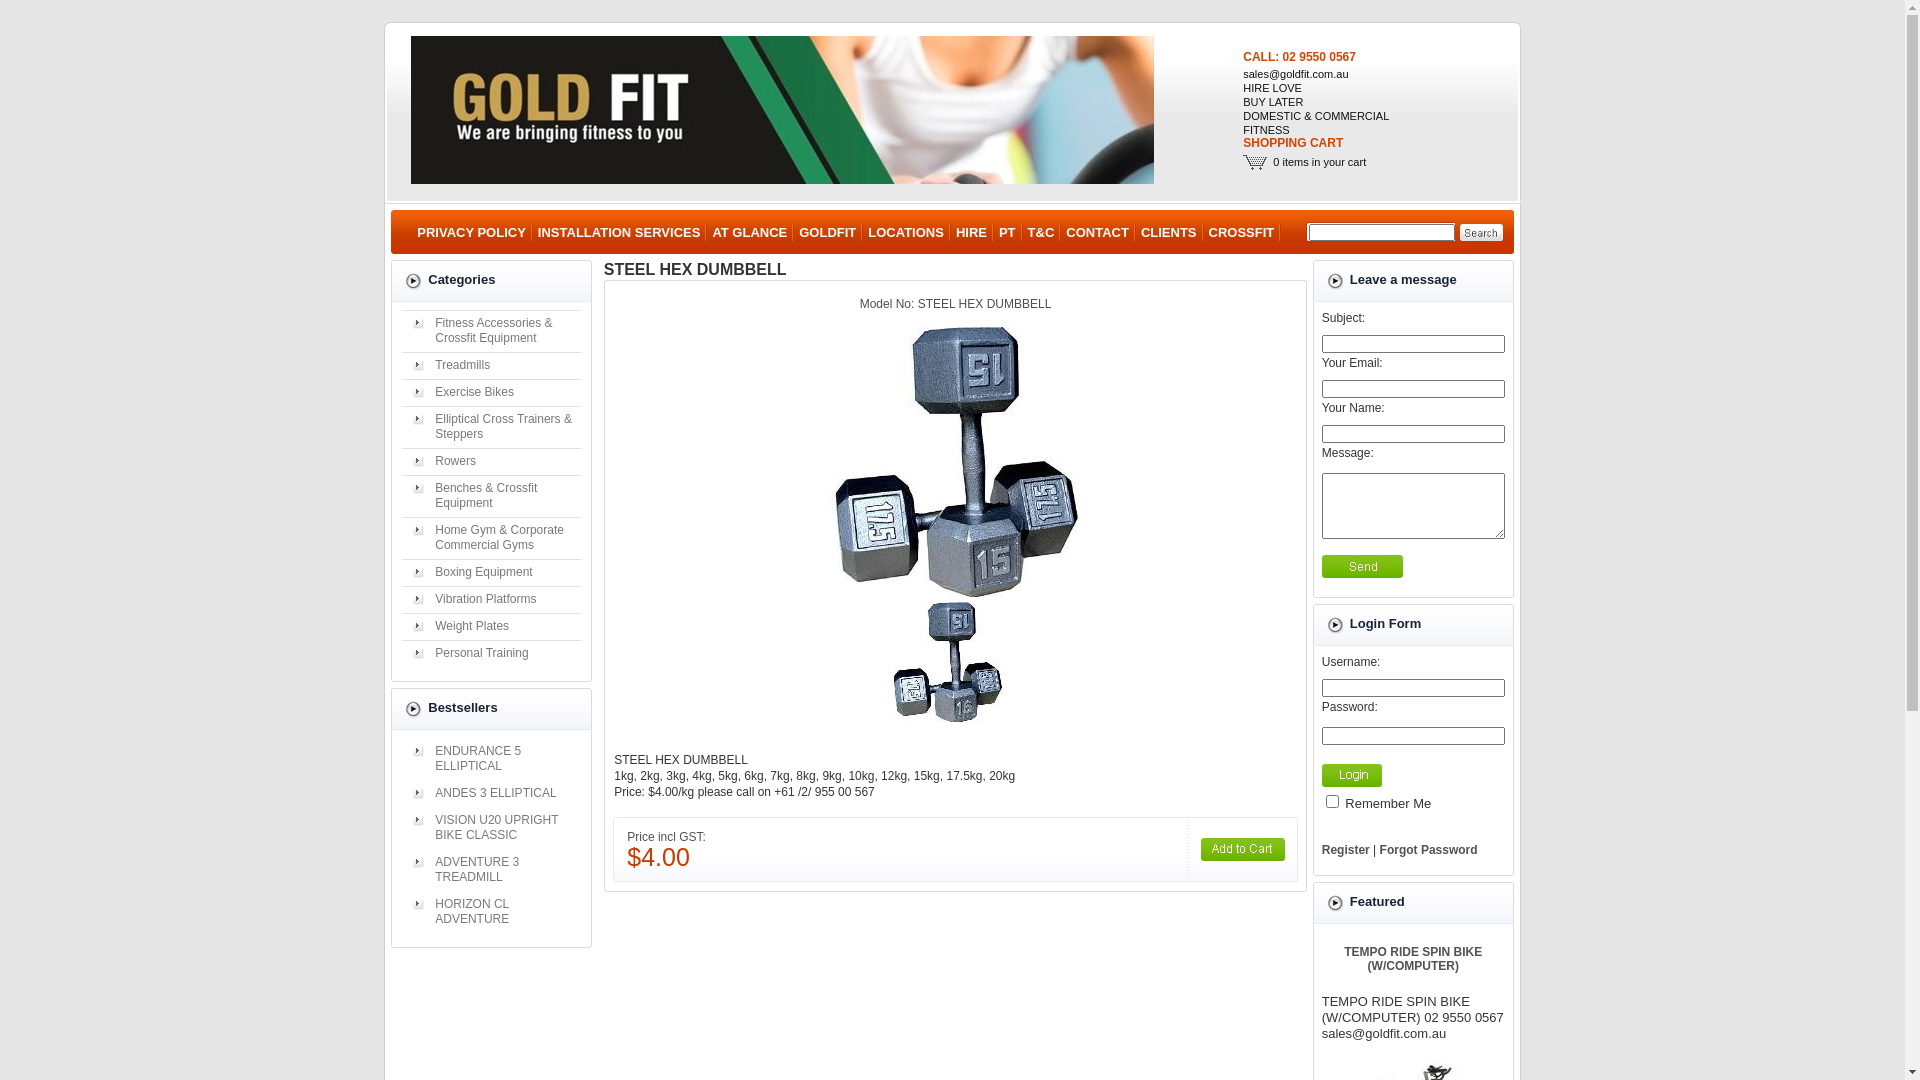 This screenshot has width=1920, height=1080. I want to click on 'Login', so click(1352, 774).